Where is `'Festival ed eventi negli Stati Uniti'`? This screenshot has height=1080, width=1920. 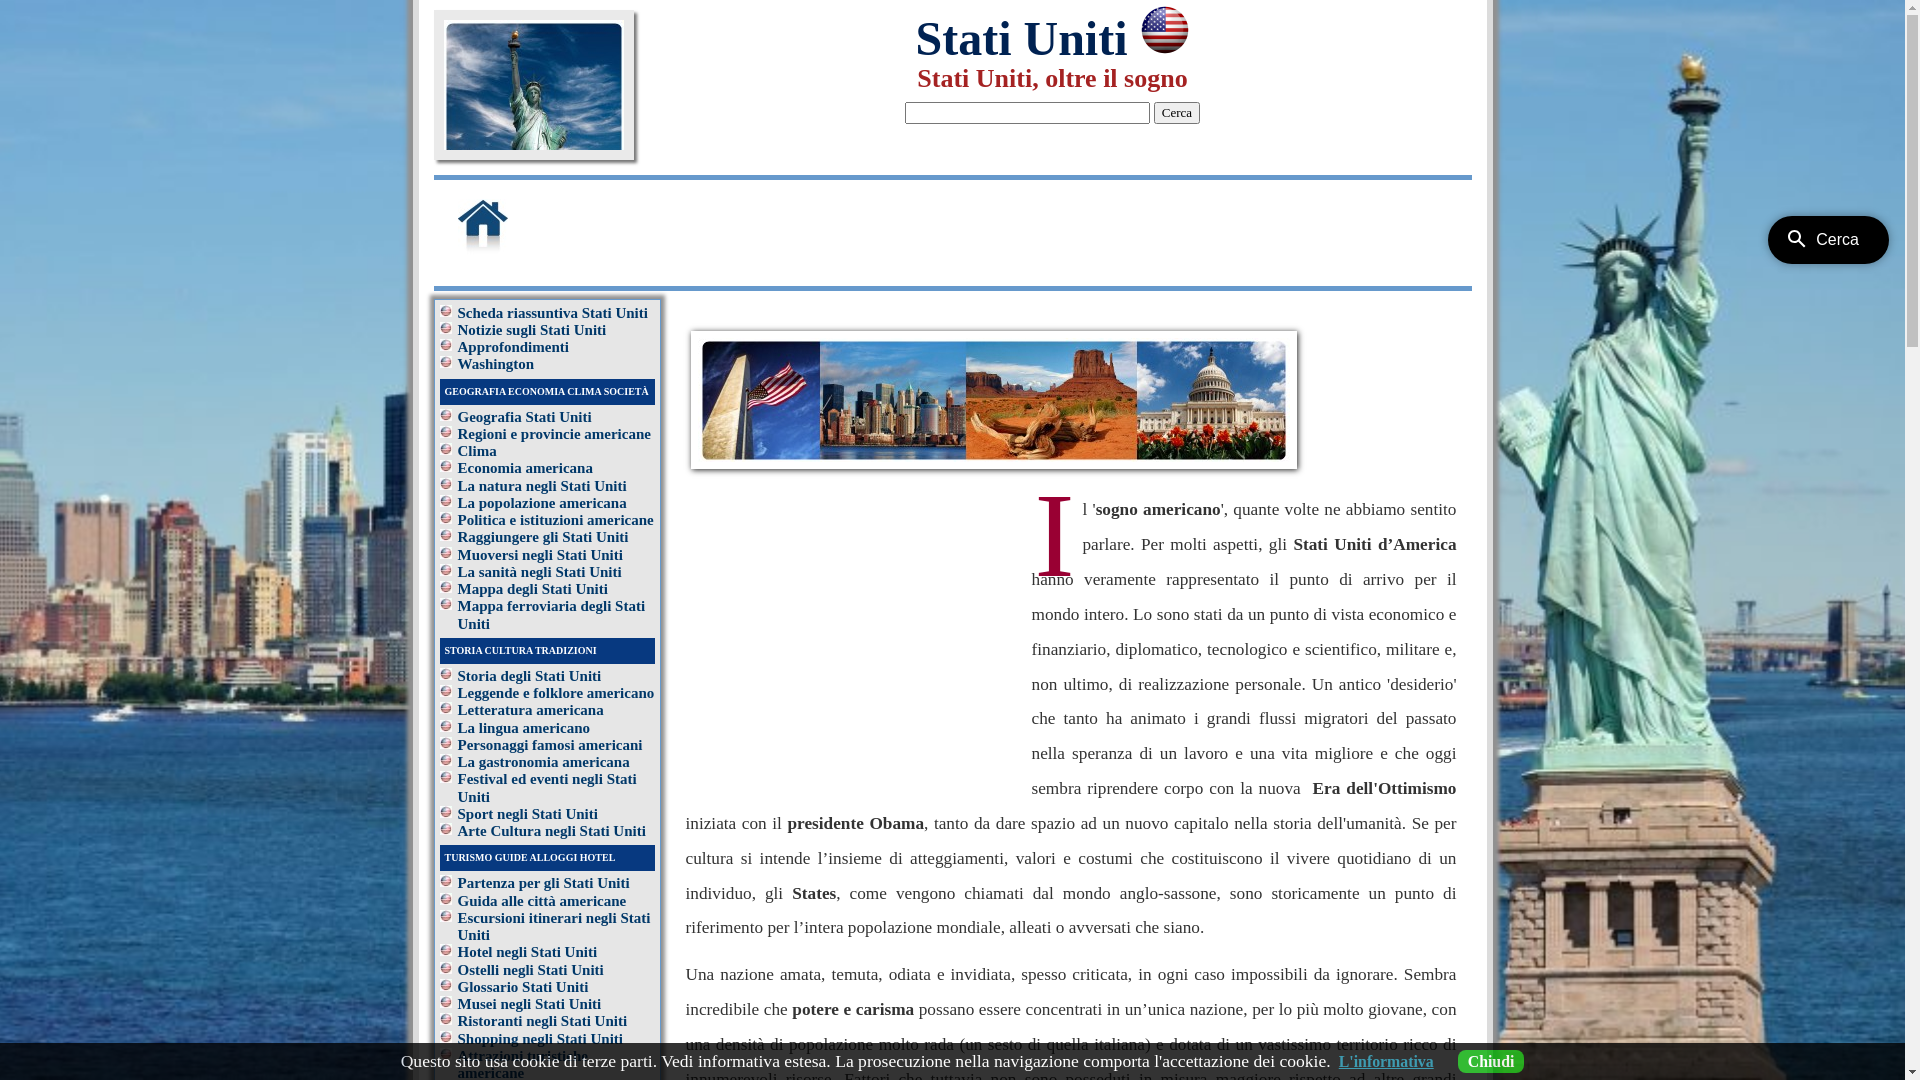 'Festival ed eventi negli Stati Uniti' is located at coordinates (547, 786).